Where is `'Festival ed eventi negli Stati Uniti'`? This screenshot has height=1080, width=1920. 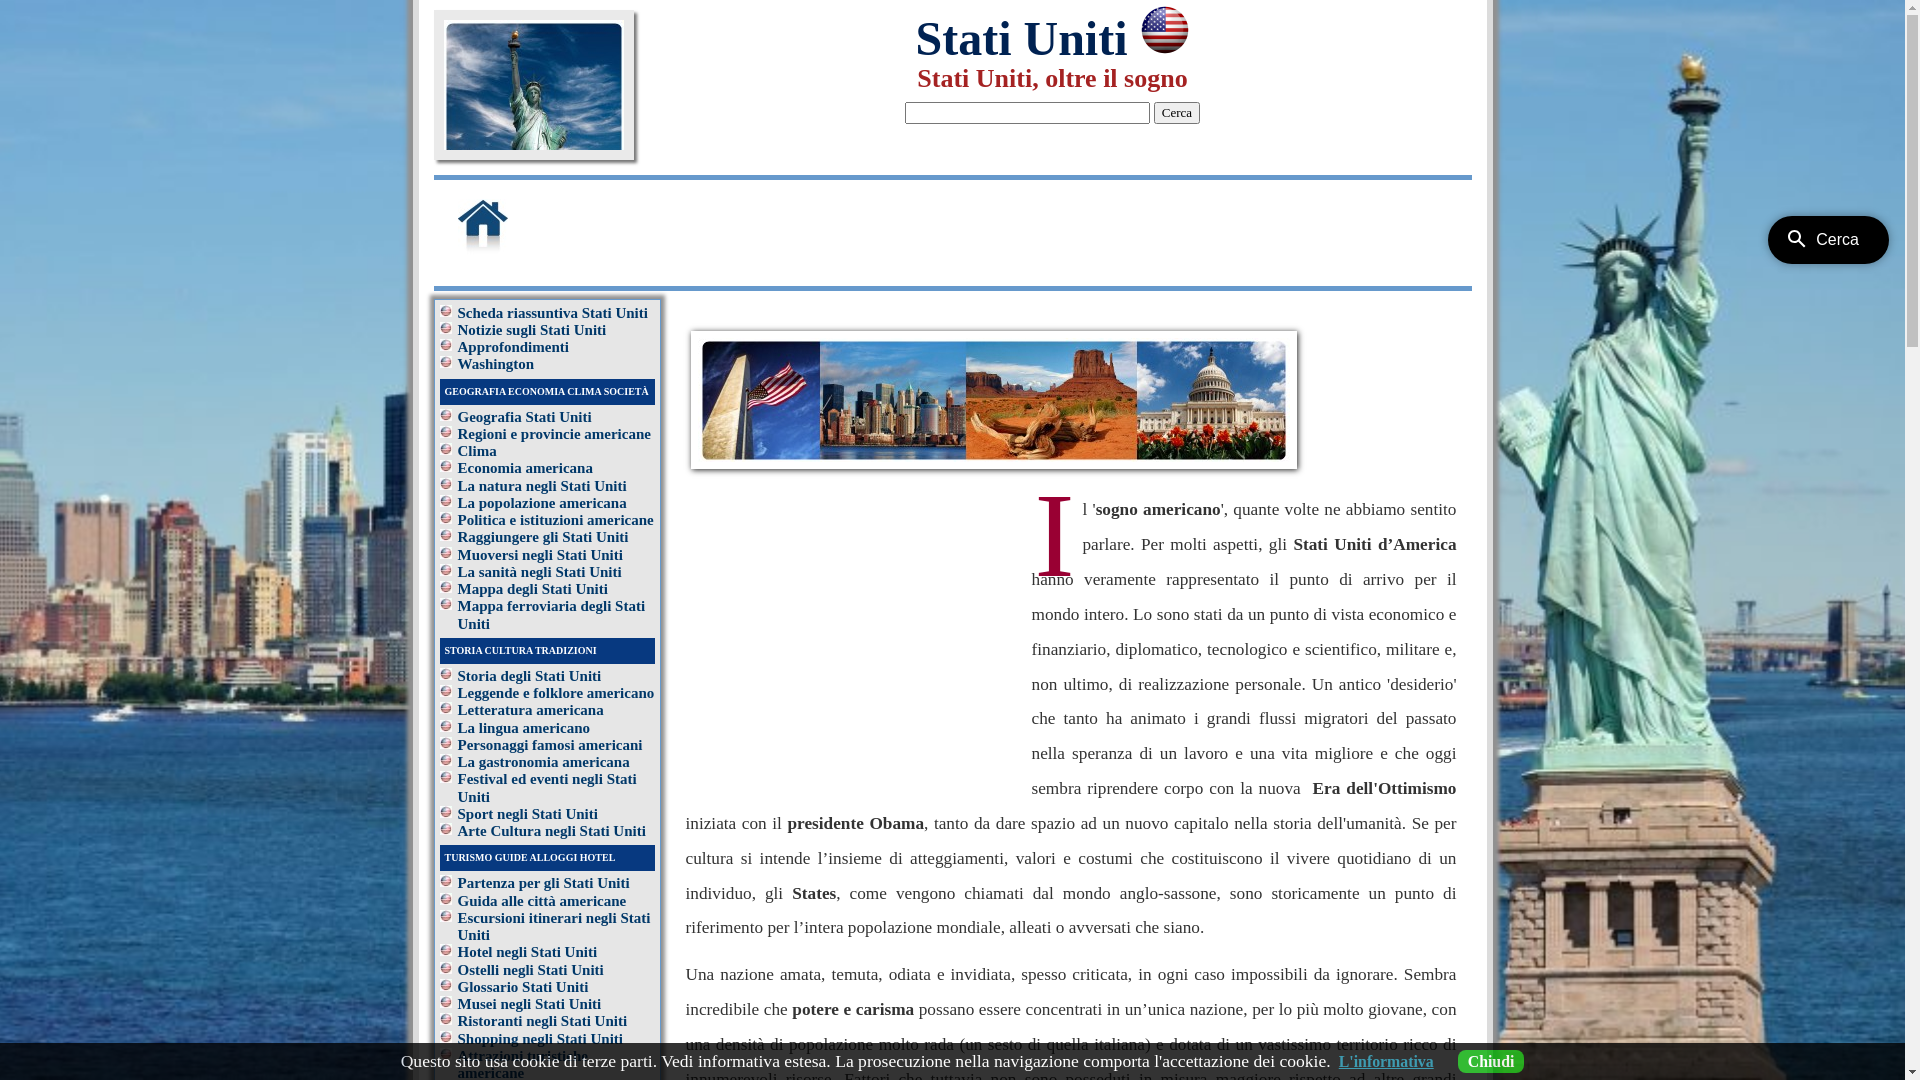 'Festival ed eventi negli Stati Uniti' is located at coordinates (547, 786).